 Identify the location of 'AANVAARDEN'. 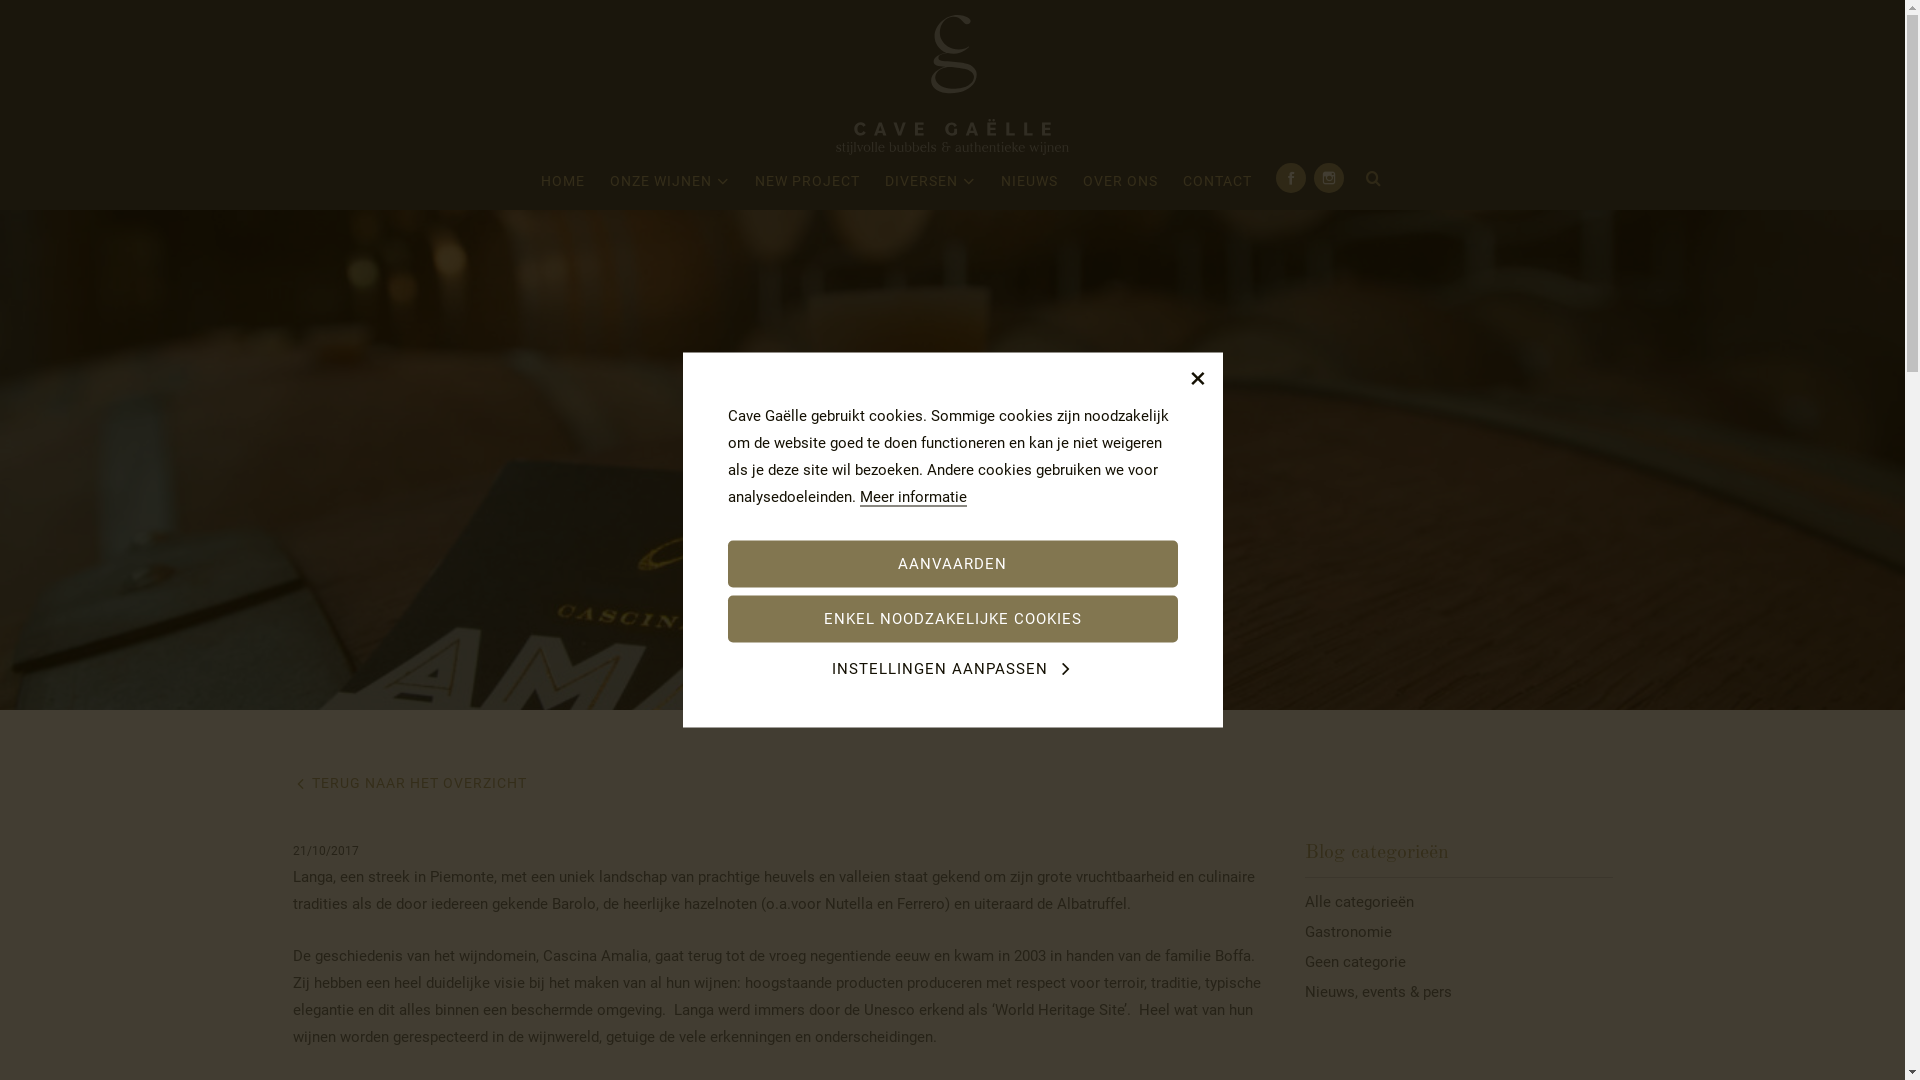
(952, 563).